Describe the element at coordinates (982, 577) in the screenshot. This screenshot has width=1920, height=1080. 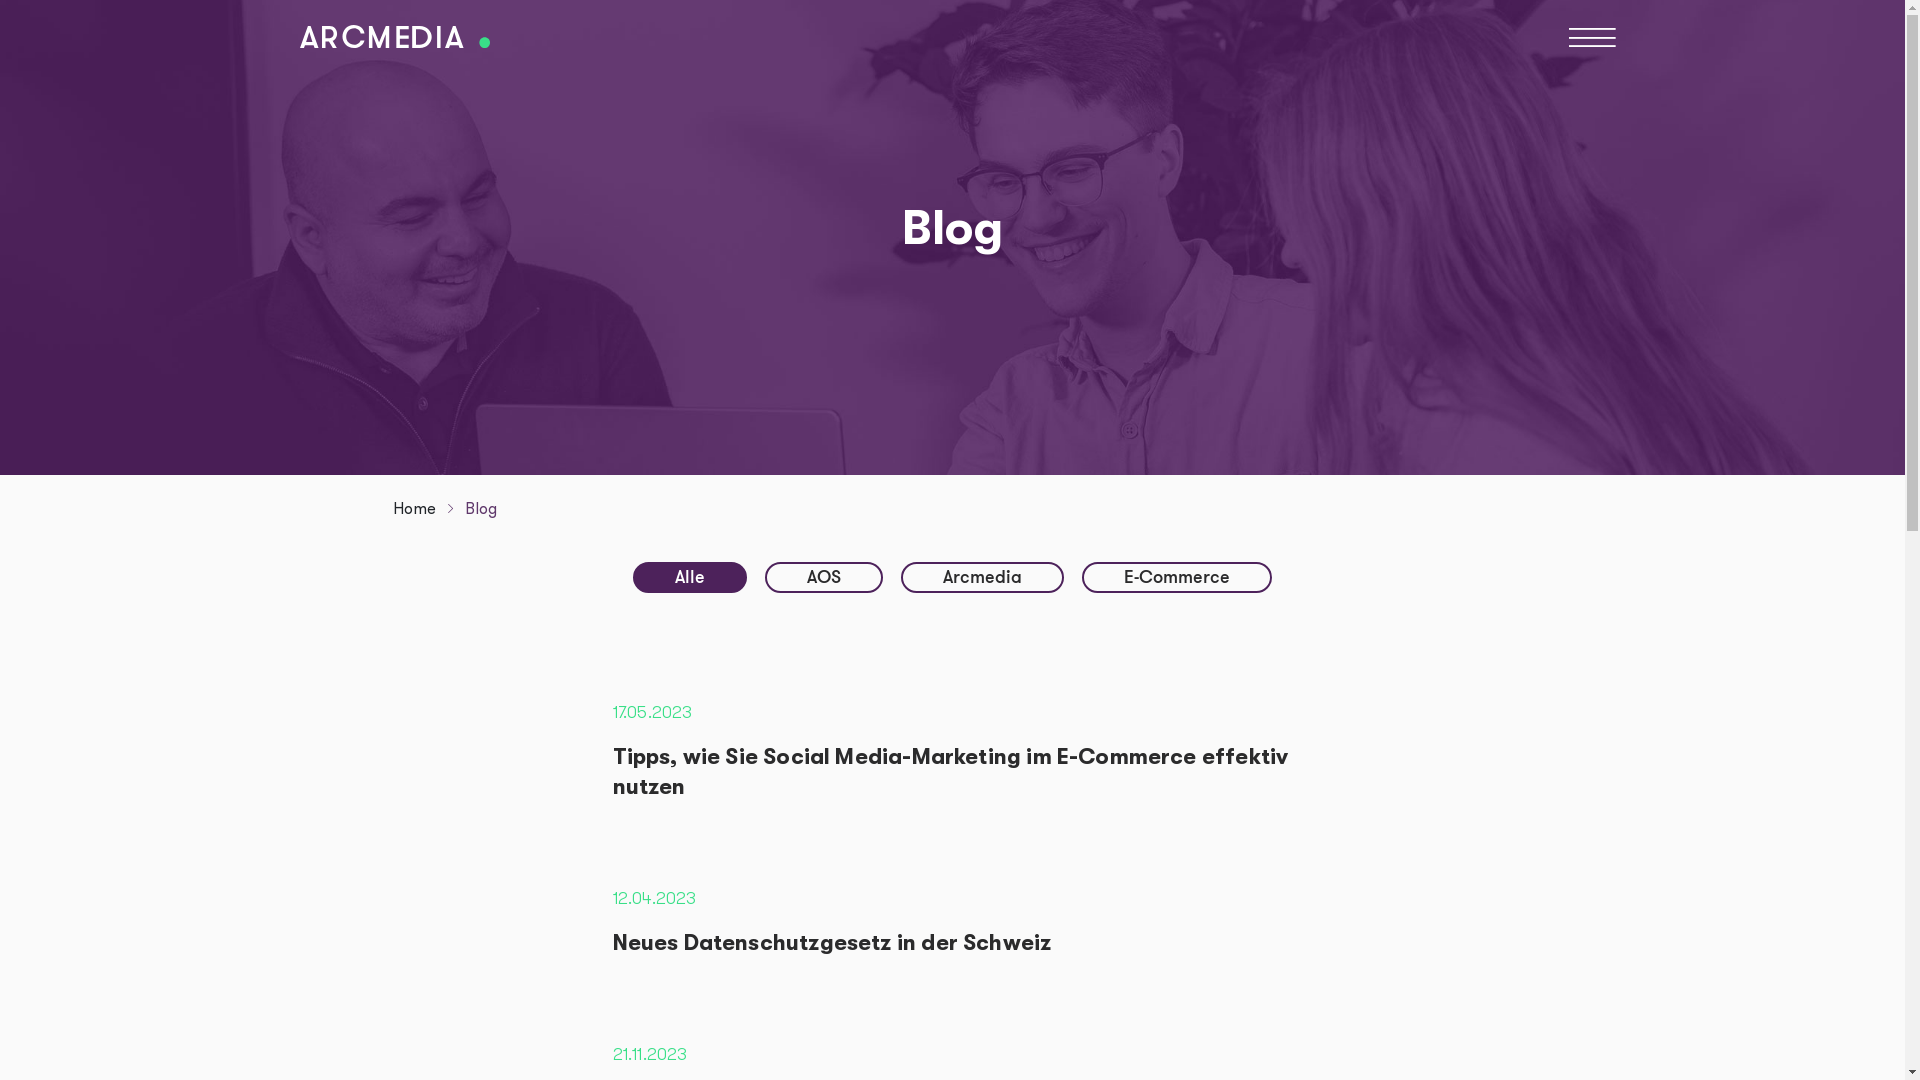
I see `'Arcmedia'` at that location.